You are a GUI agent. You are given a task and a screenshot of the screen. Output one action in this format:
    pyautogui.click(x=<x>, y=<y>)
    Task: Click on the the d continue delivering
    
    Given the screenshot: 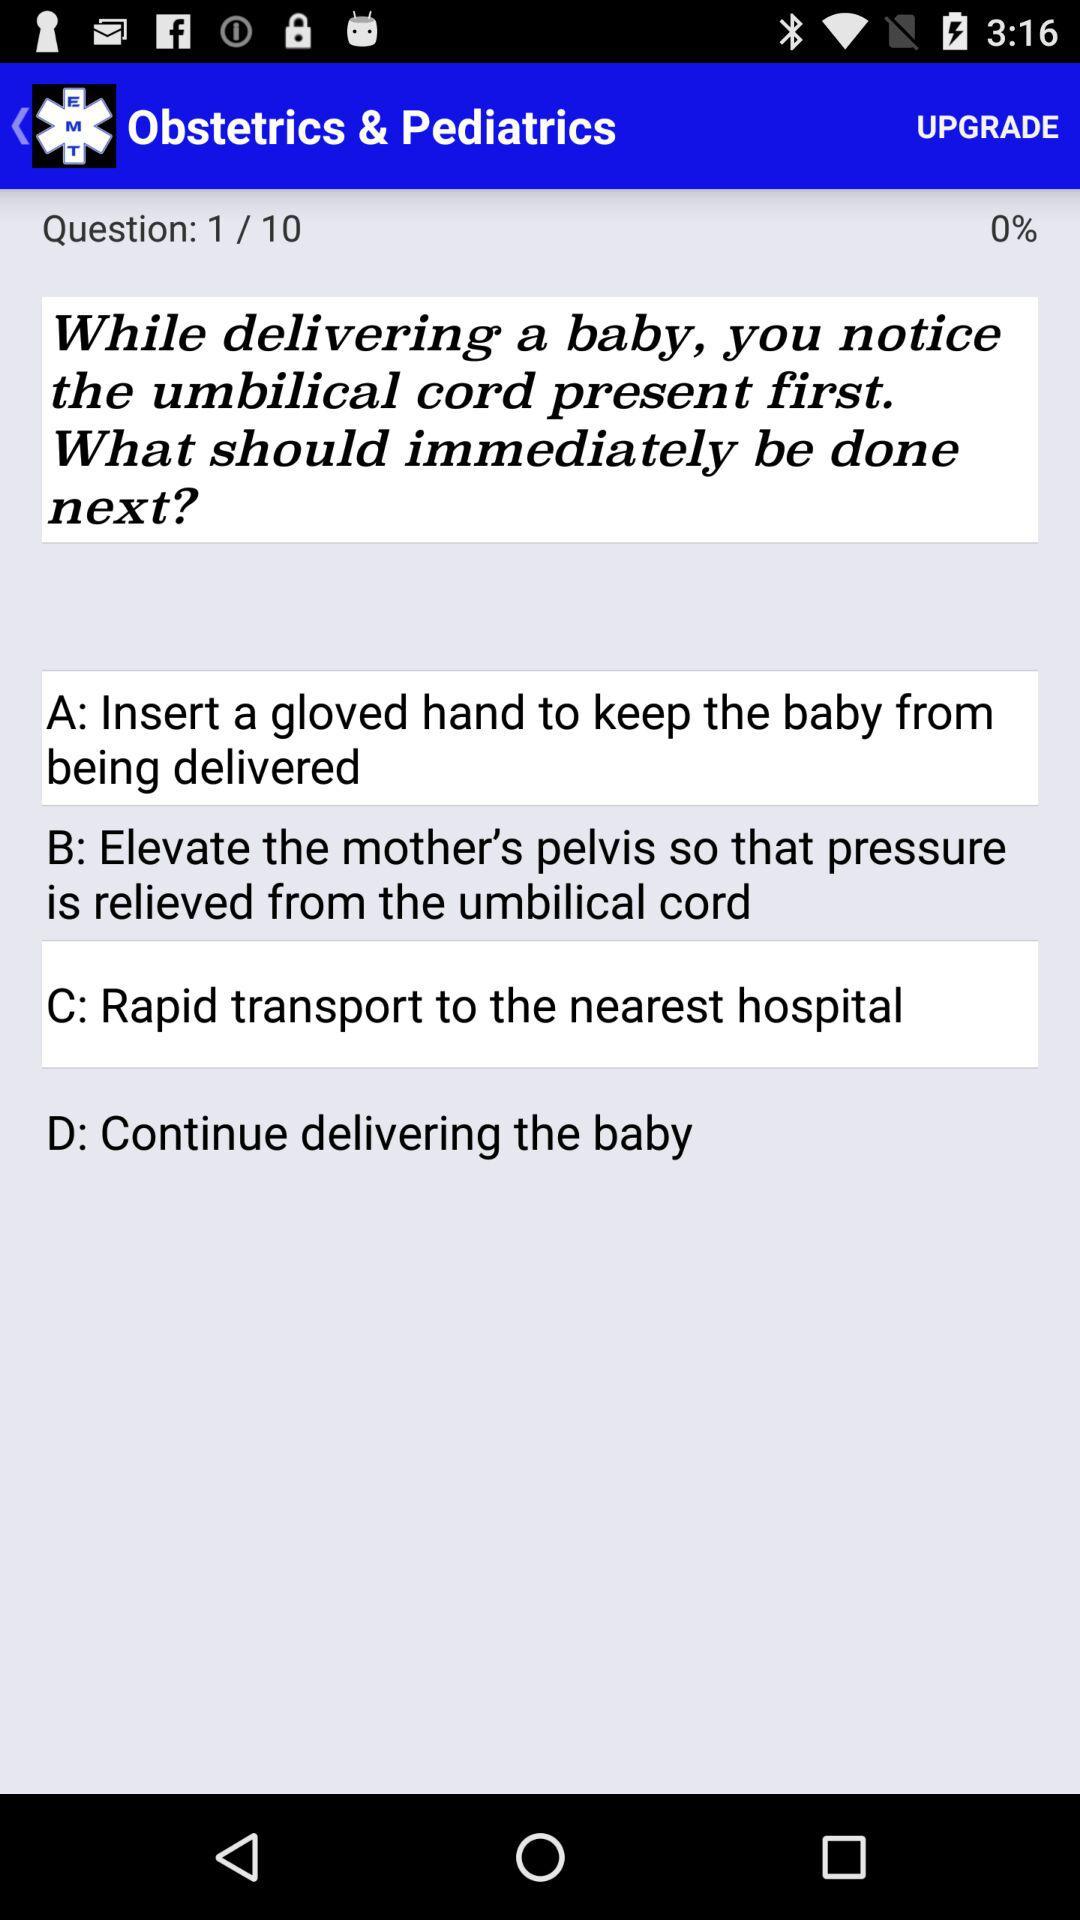 What is the action you would take?
    pyautogui.click(x=540, y=1131)
    